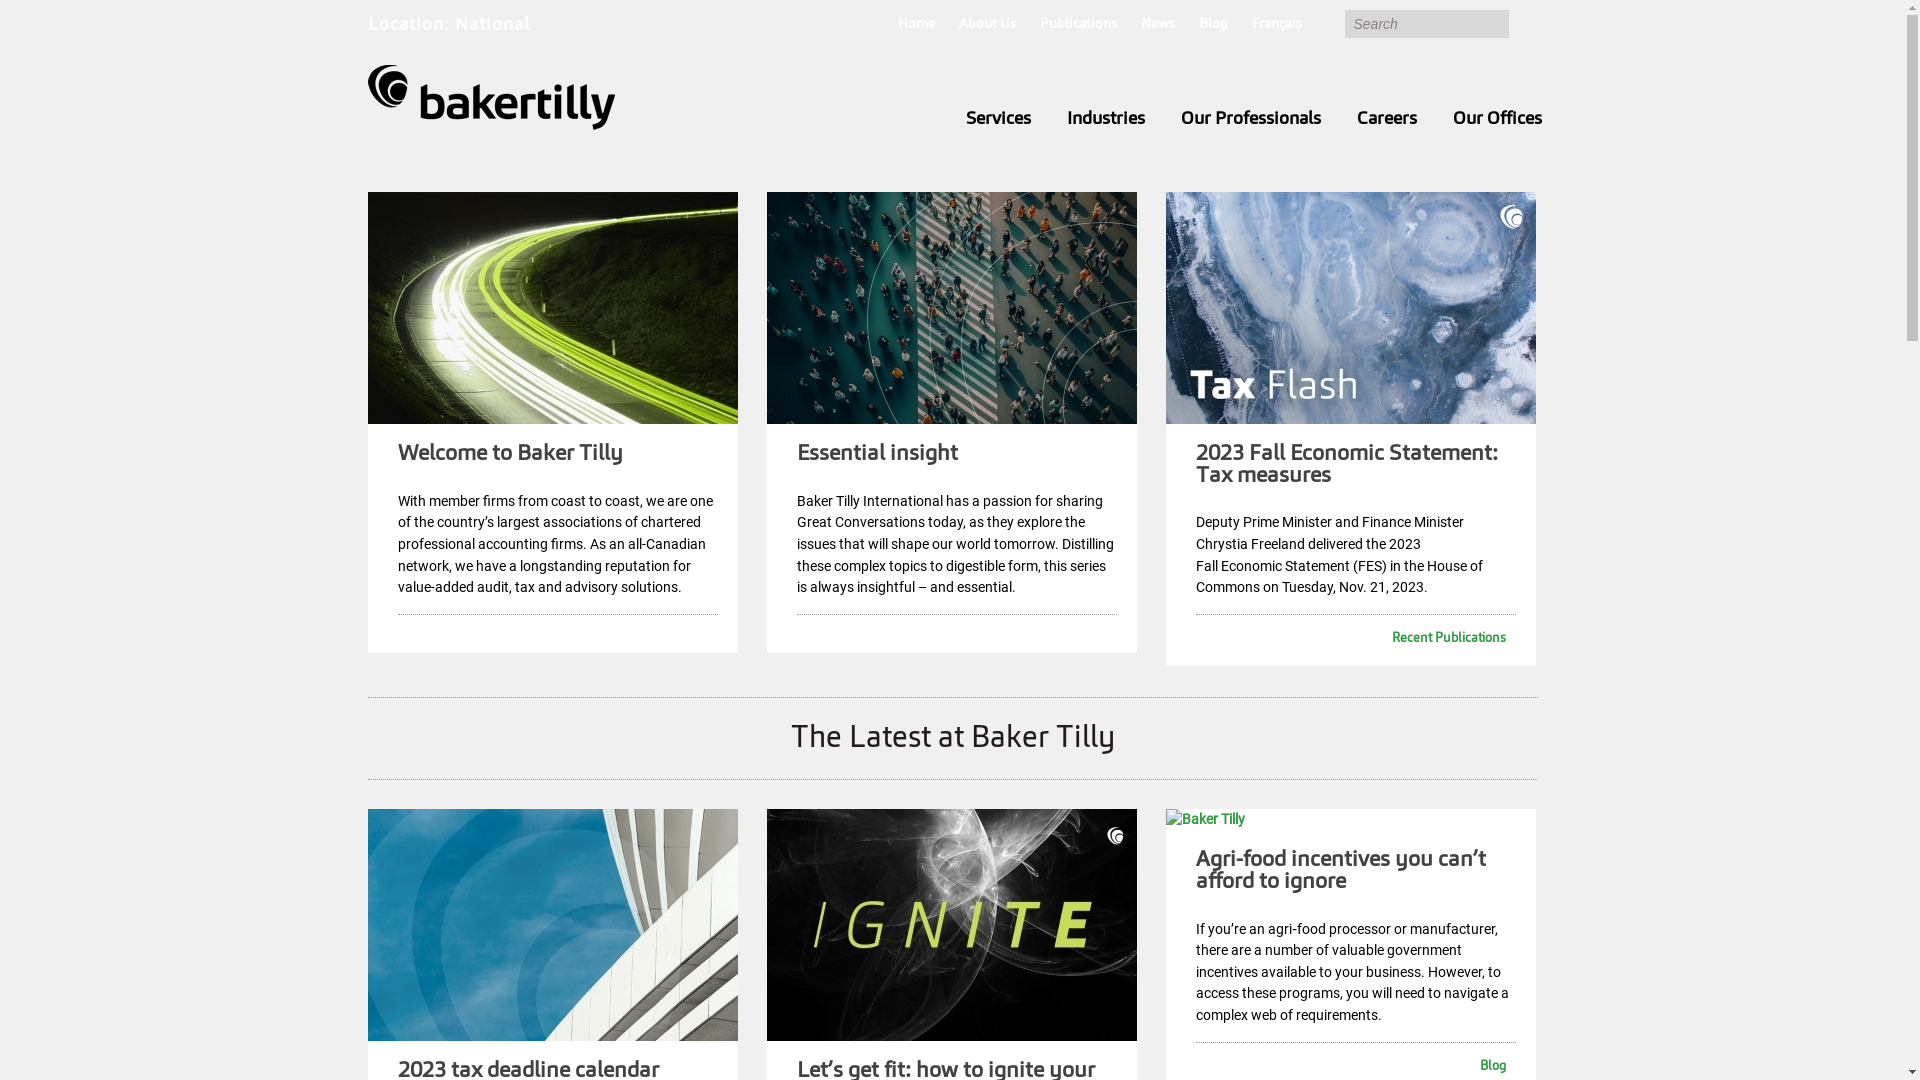  What do you see at coordinates (491, 97) in the screenshot?
I see `'Baker Tilly'` at bounding box center [491, 97].